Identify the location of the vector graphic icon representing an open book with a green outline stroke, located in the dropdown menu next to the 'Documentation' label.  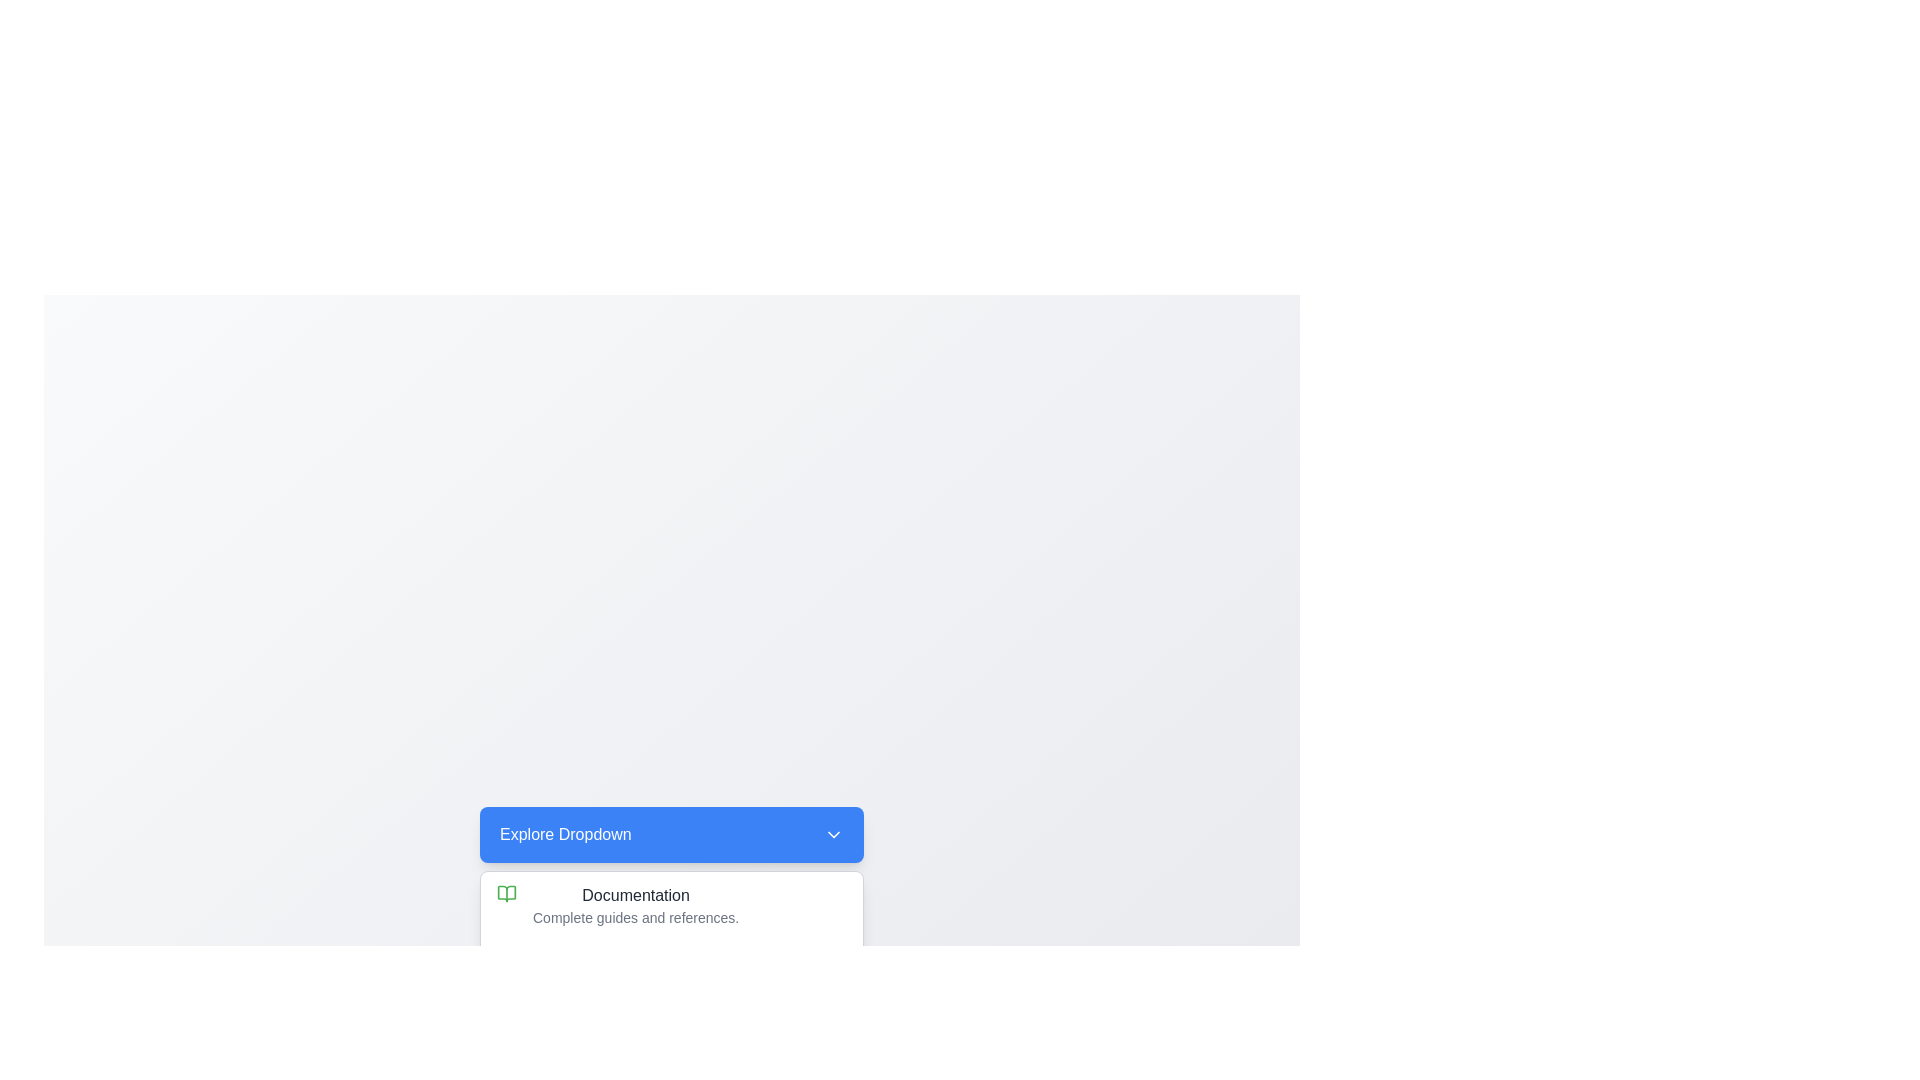
(507, 893).